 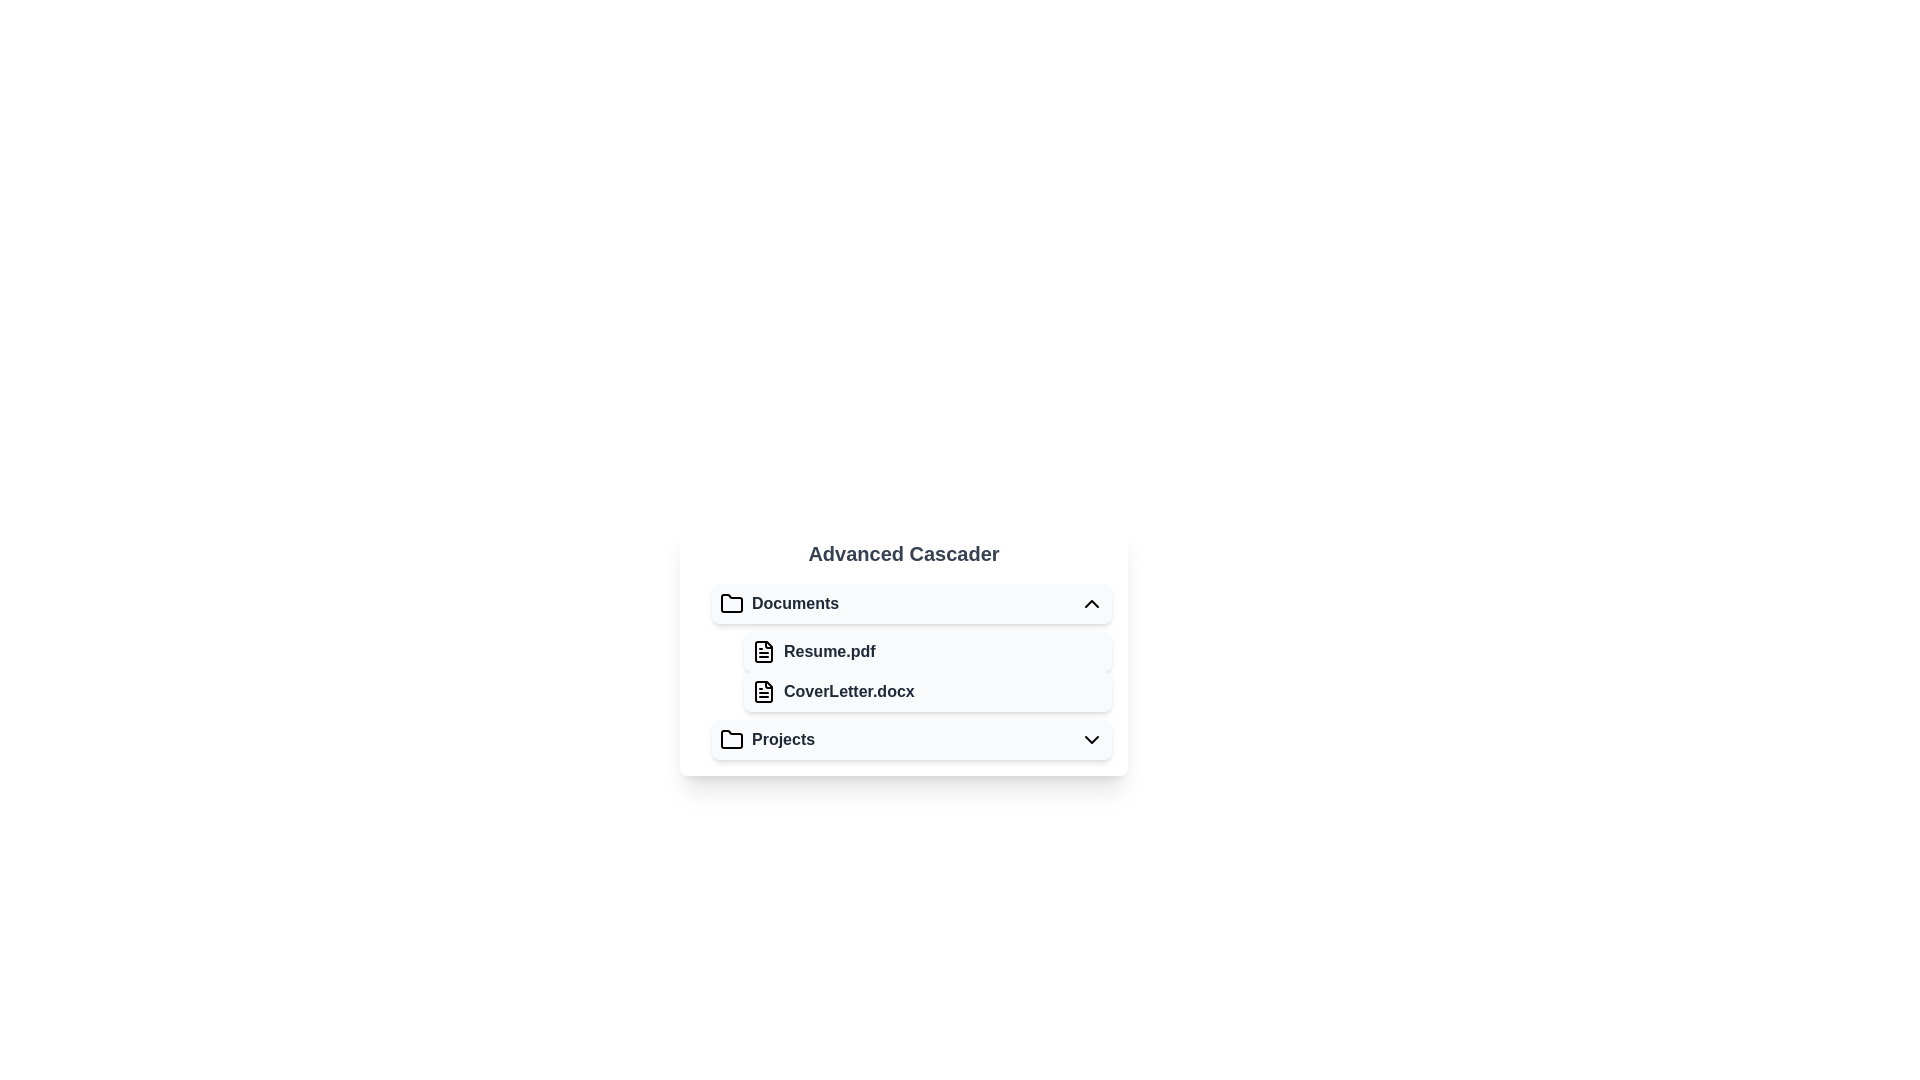 I want to click on the List item labeled 'CoverLetter.docx', which is the second item under the 'Documents' category, so click(x=919, y=690).